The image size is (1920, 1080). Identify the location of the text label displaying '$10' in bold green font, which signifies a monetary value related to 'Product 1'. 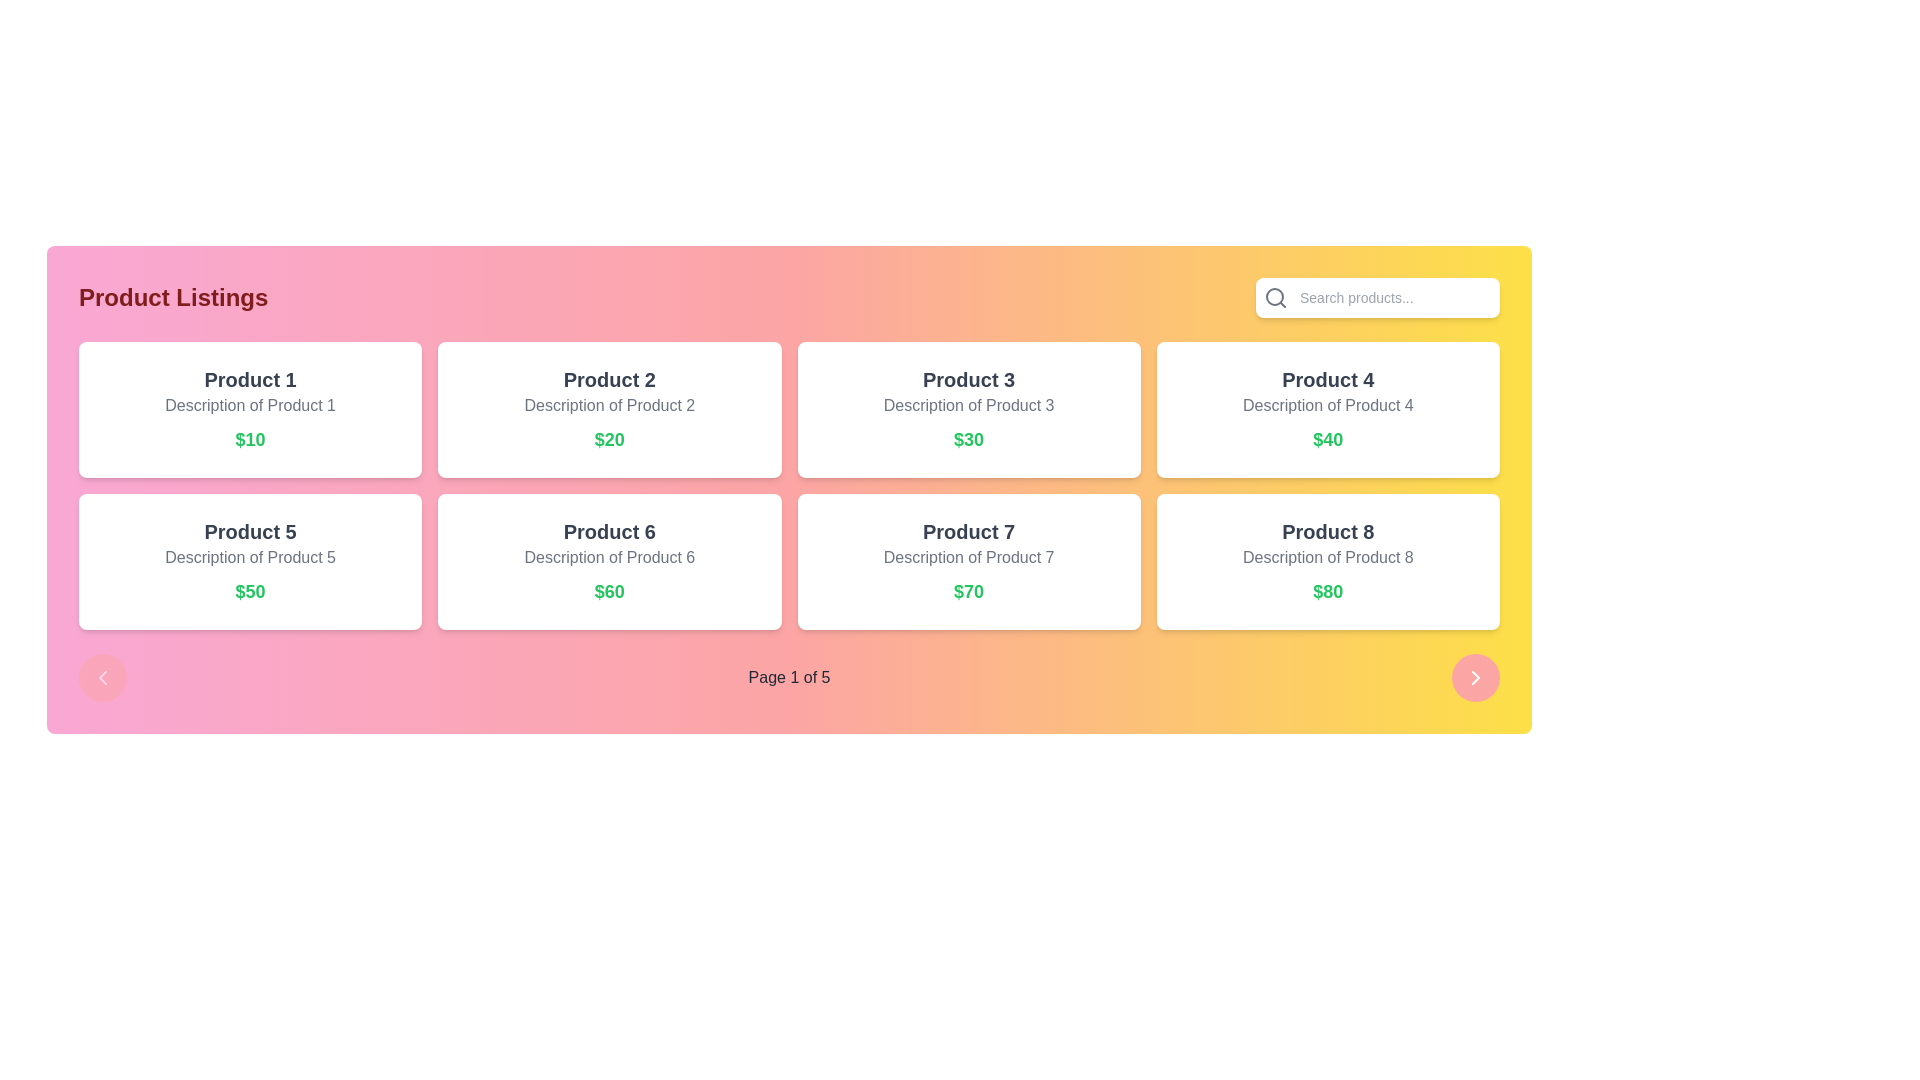
(249, 438).